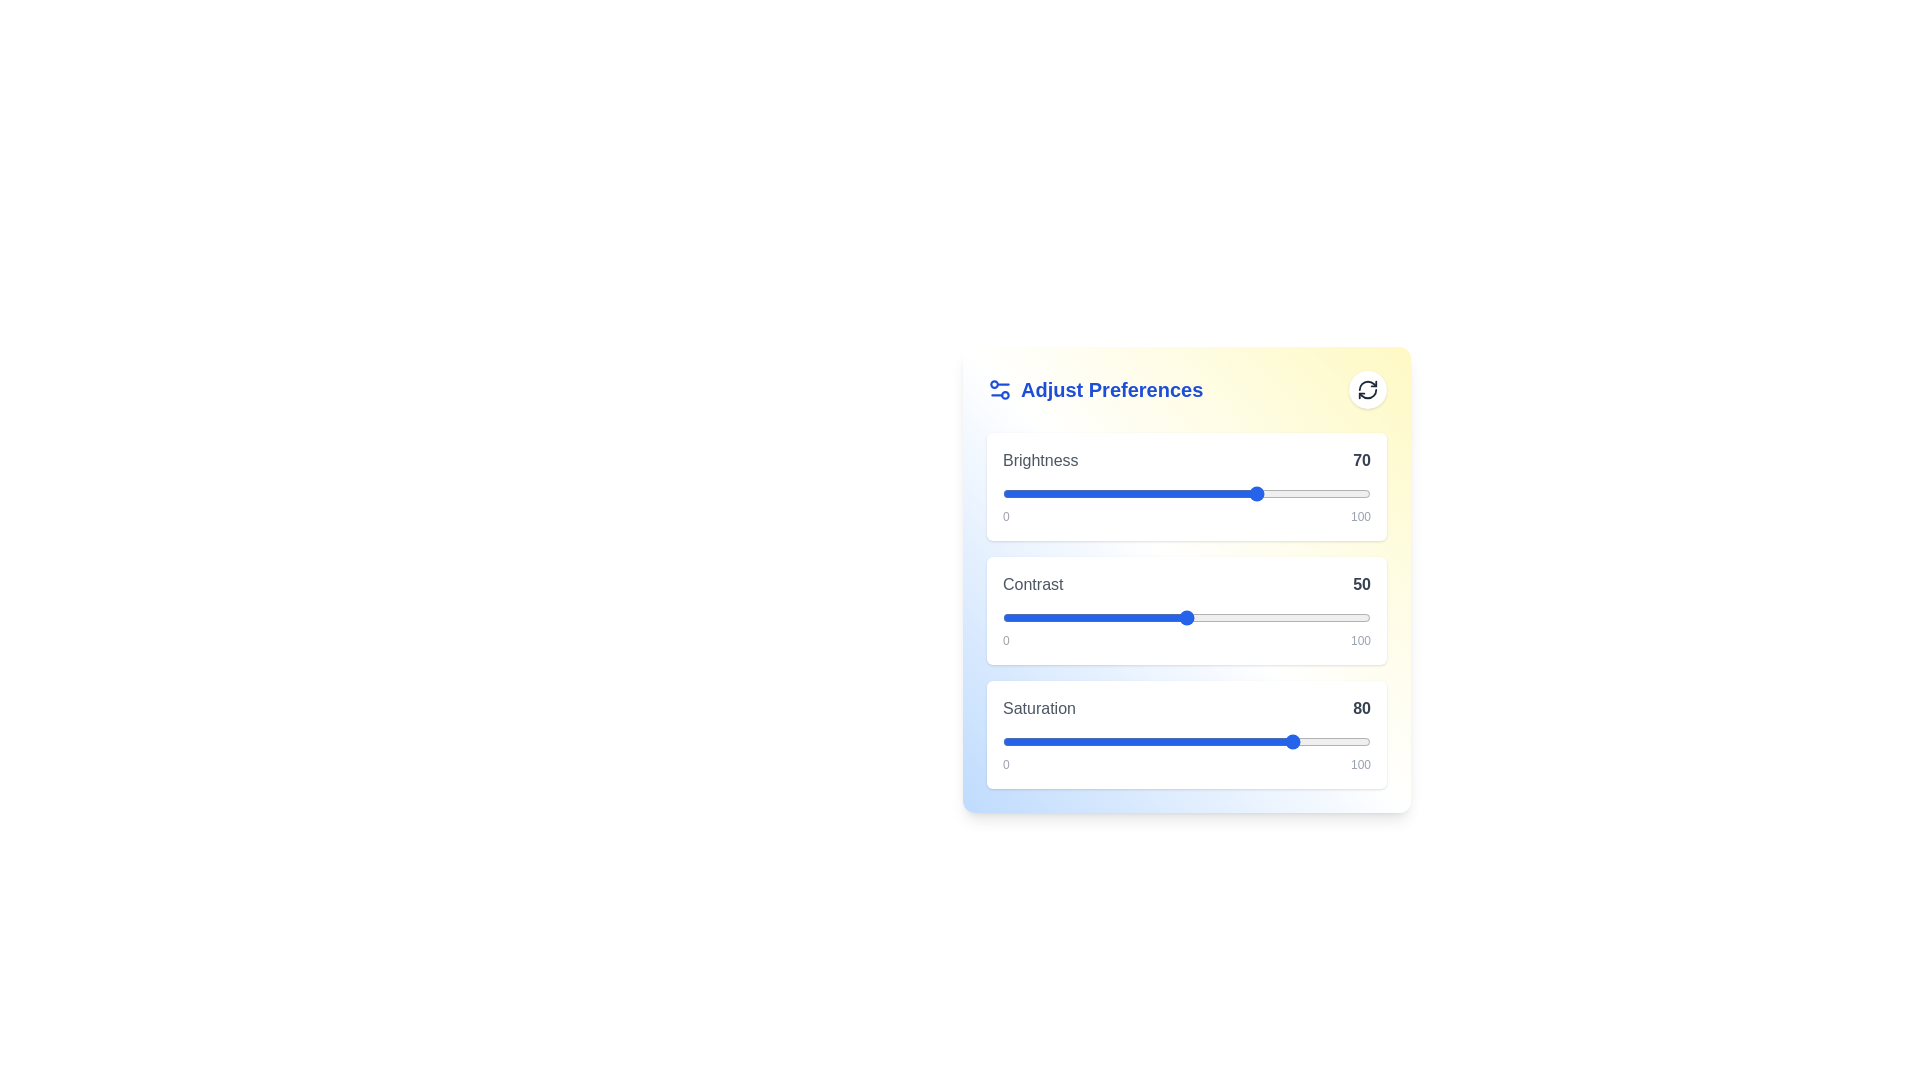 This screenshot has height=1080, width=1920. I want to click on the circular refresh button with a white background located at the top-right corner of the 'Adjust Preferences' panel, so click(1367, 389).